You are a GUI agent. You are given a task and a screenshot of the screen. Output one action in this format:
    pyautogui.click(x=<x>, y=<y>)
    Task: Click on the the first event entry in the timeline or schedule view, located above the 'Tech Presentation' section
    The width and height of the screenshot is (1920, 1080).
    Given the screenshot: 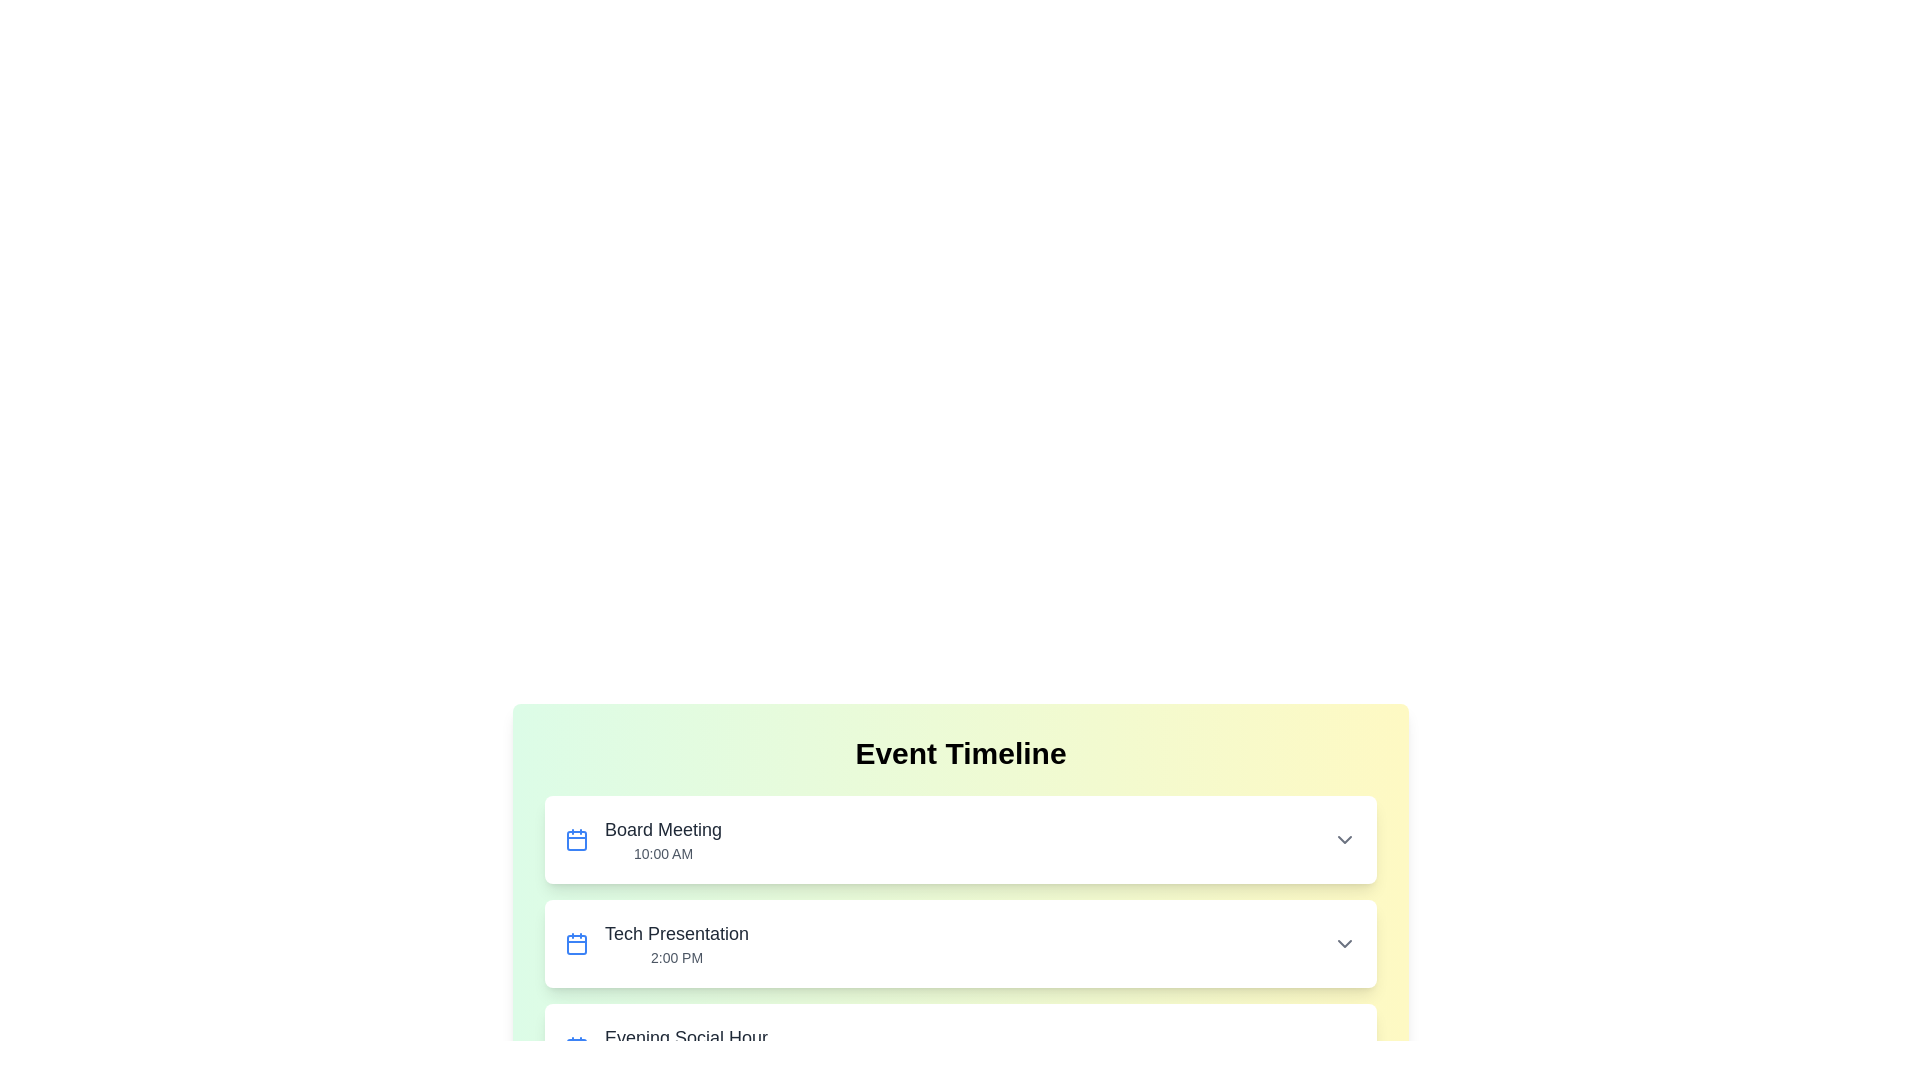 What is the action you would take?
    pyautogui.click(x=643, y=840)
    